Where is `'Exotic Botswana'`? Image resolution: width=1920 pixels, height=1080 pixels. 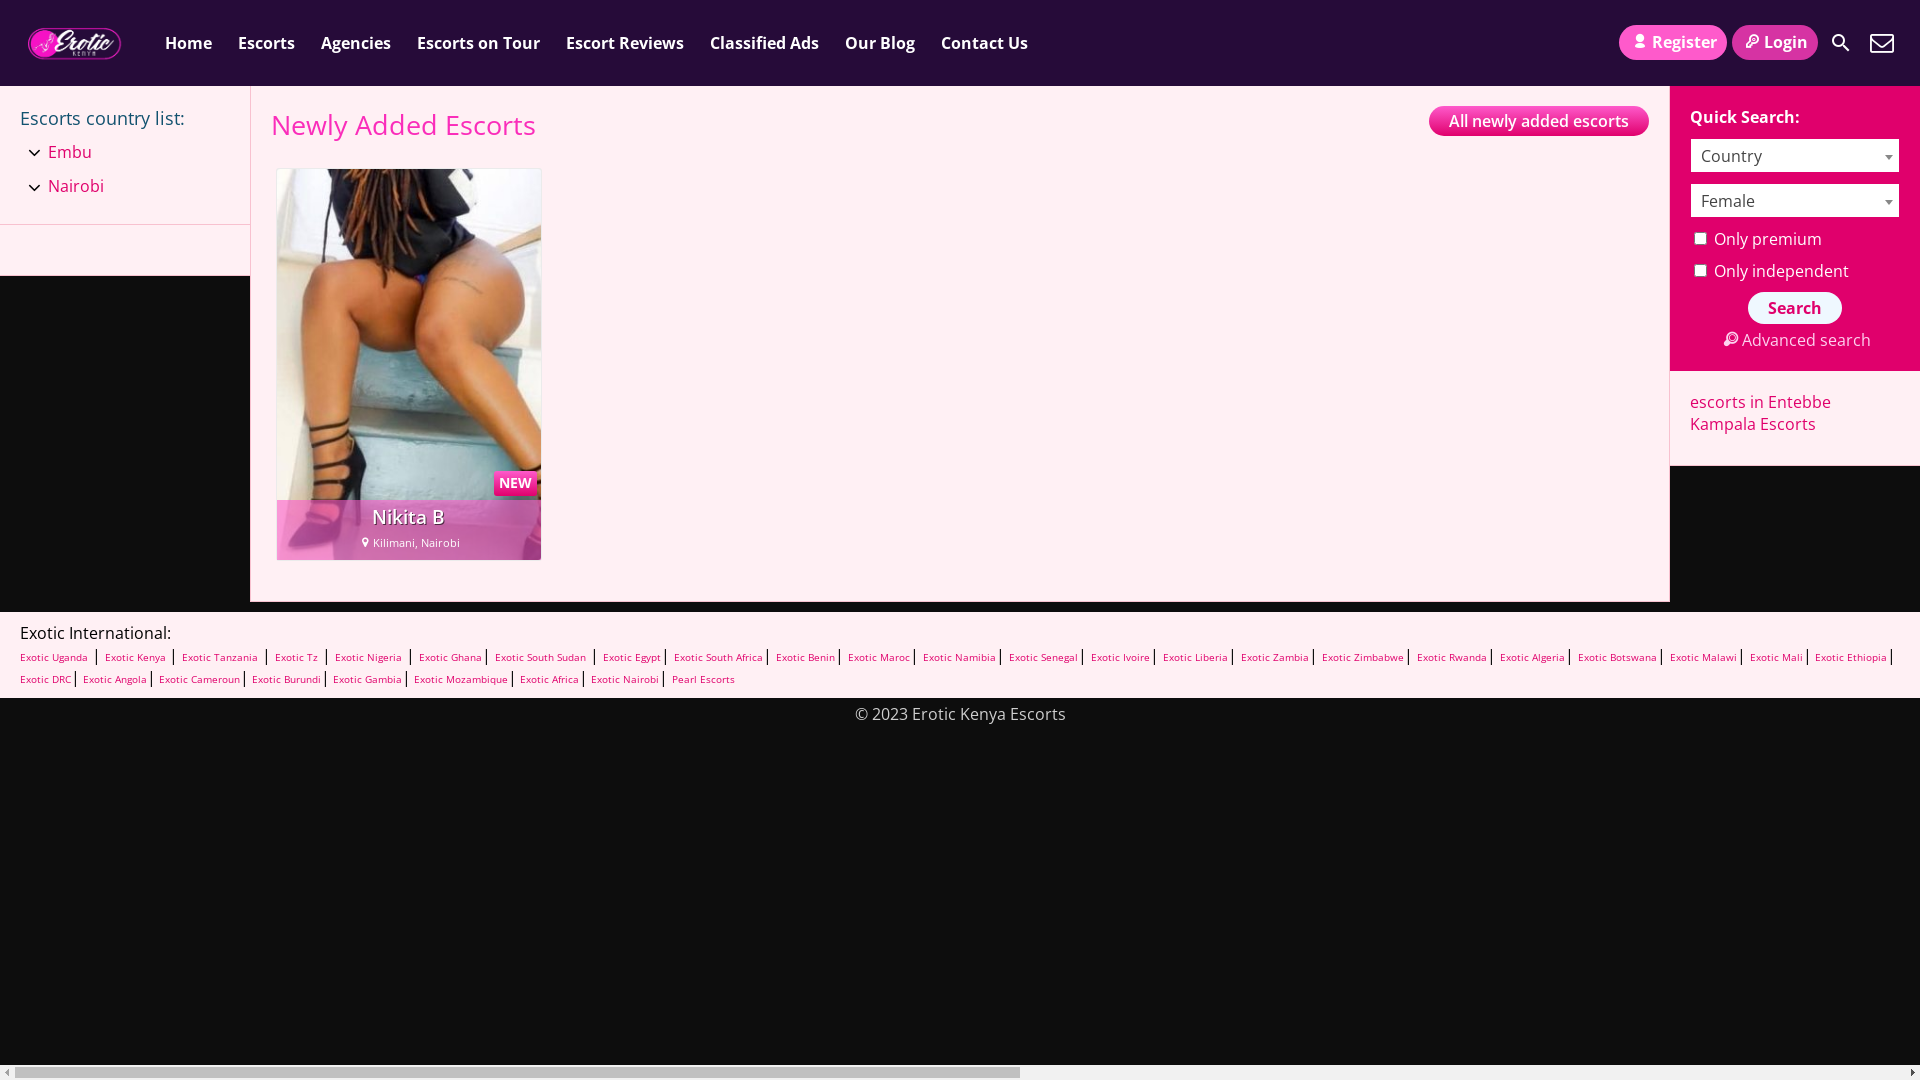 'Exotic Botswana' is located at coordinates (1577, 656).